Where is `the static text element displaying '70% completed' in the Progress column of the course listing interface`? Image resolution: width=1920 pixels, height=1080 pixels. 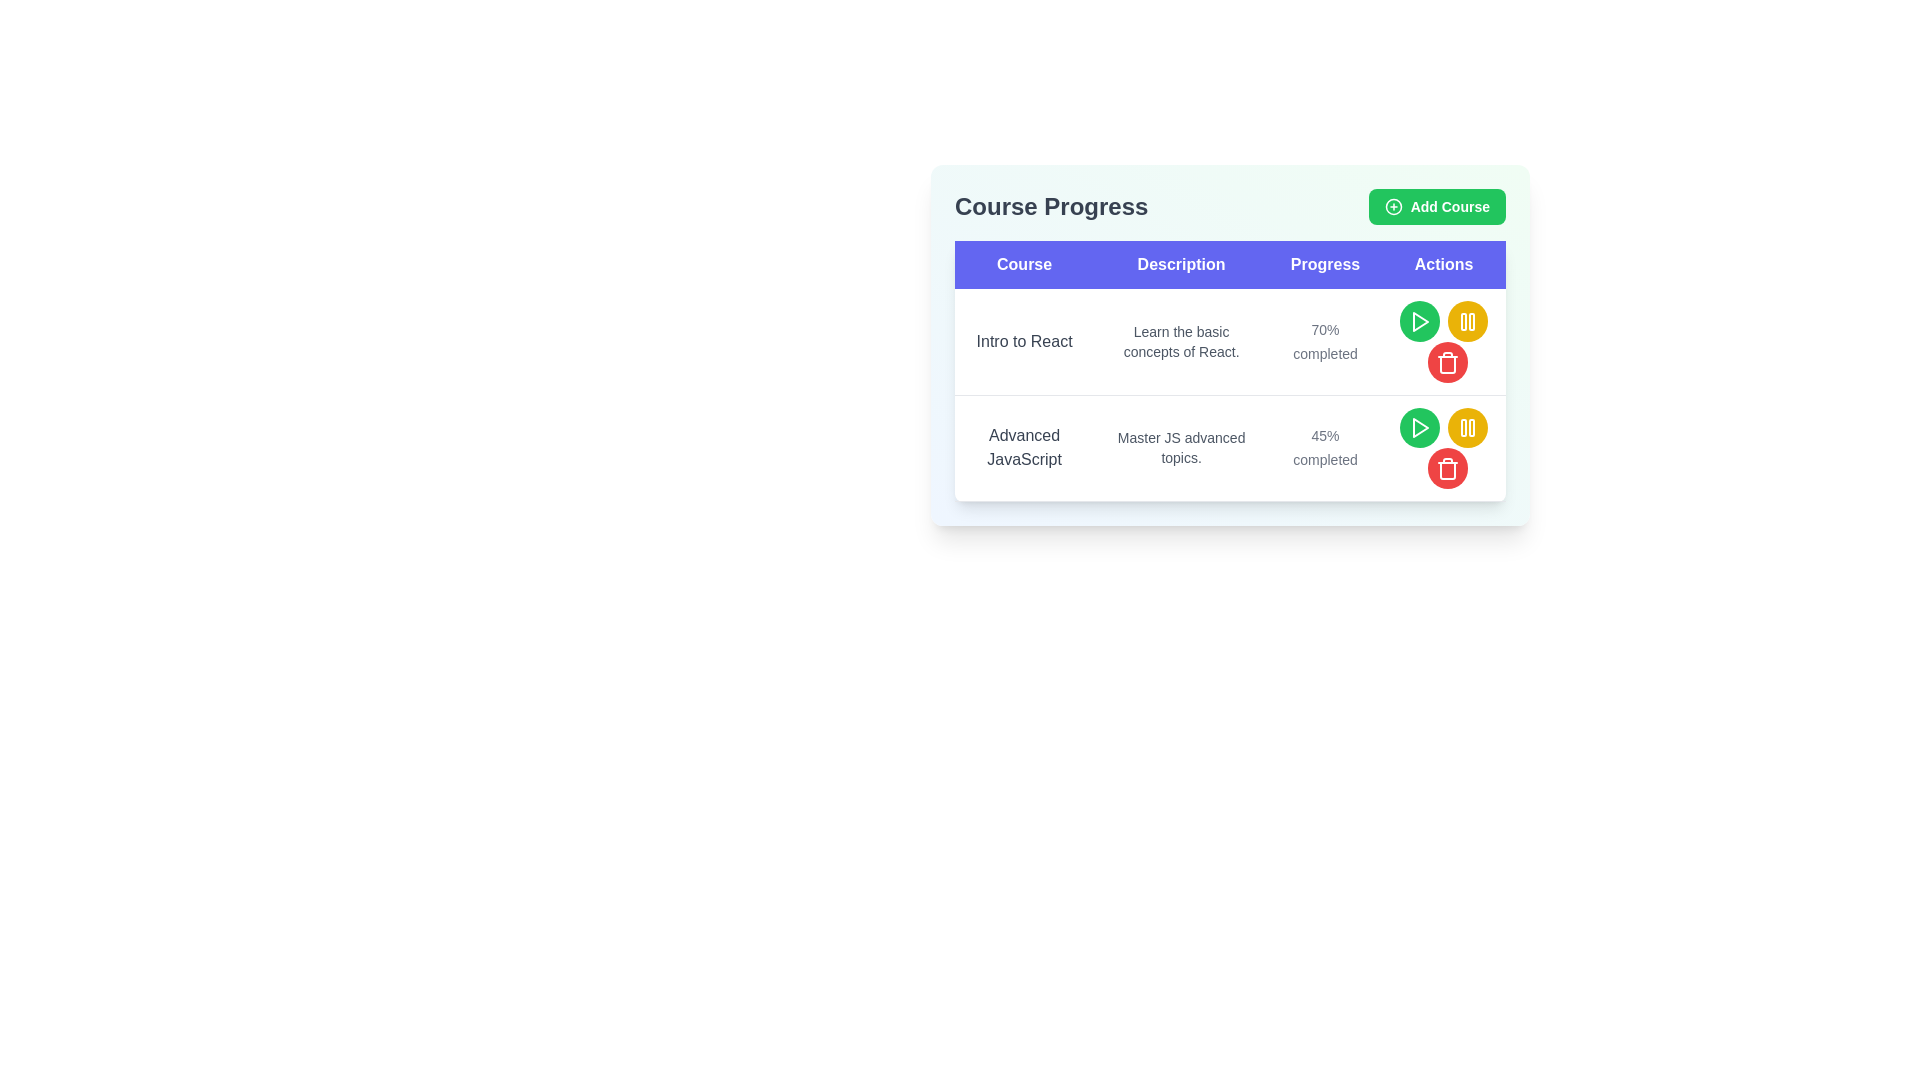
the static text element displaying '70% completed' in the Progress column of the course listing interface is located at coordinates (1325, 340).